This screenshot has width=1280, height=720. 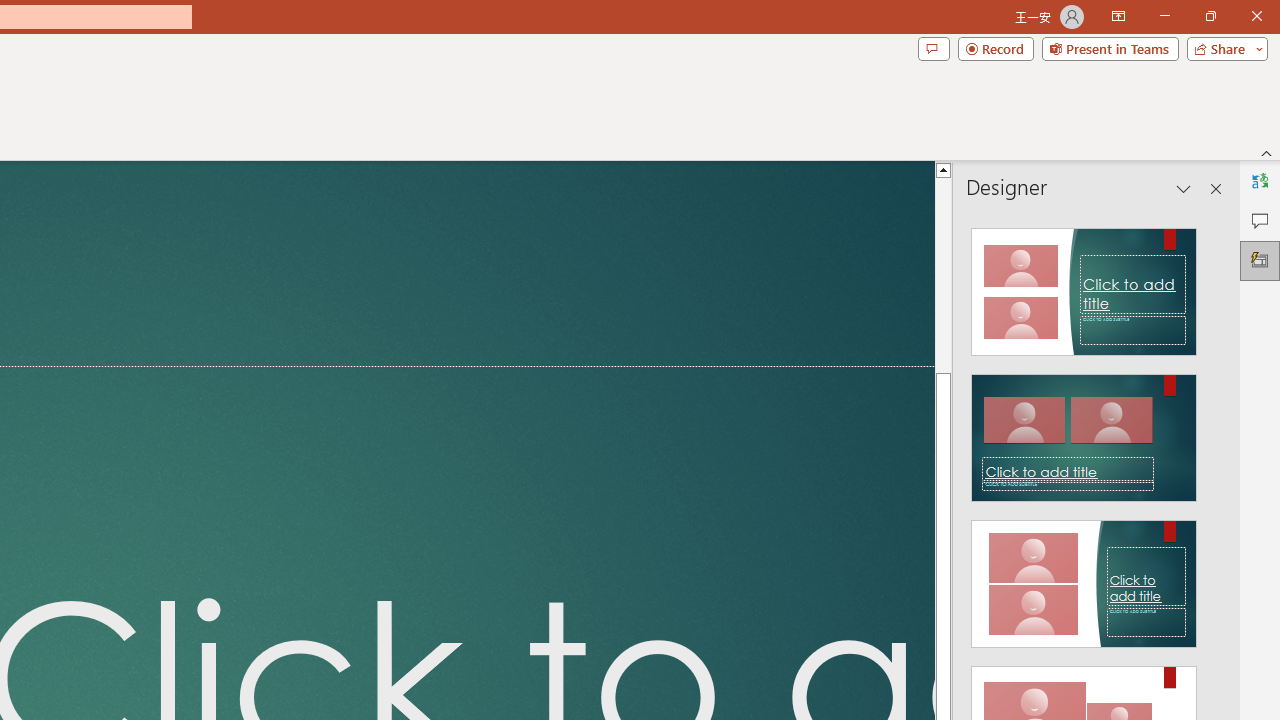 What do you see at coordinates (1083, 577) in the screenshot?
I see `'Design Idea'` at bounding box center [1083, 577].